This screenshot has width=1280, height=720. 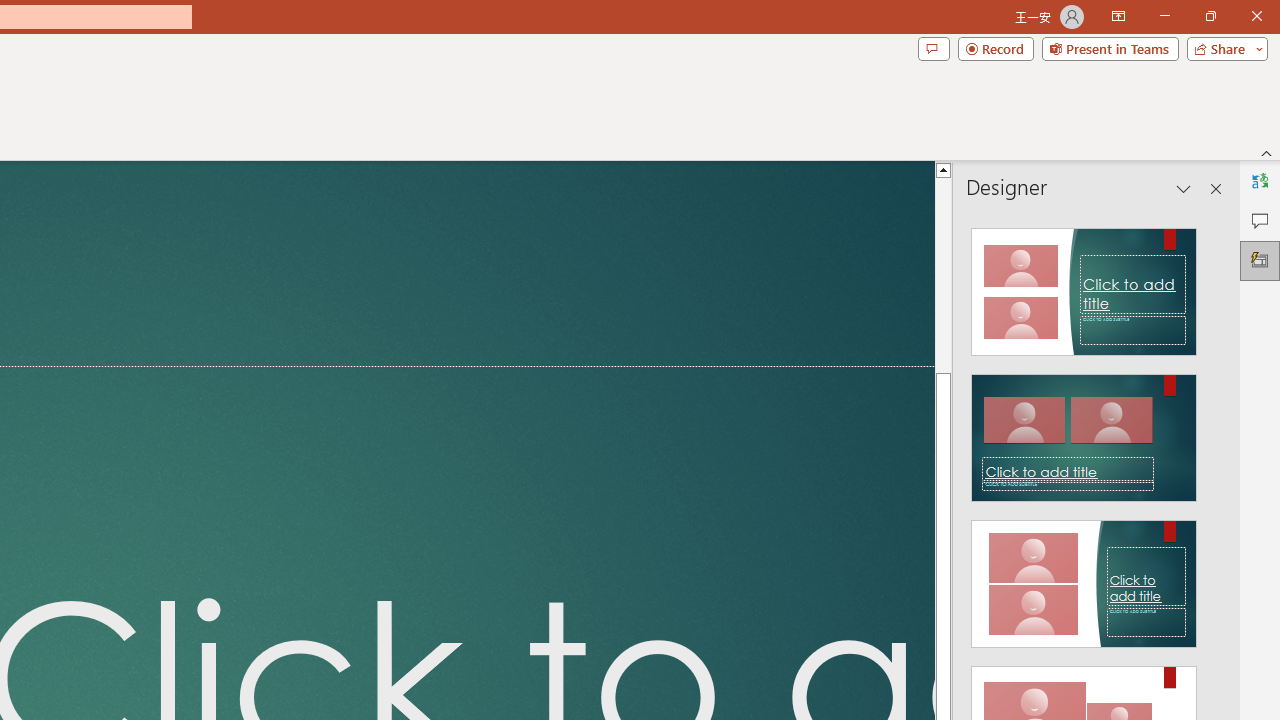 What do you see at coordinates (1083, 577) in the screenshot?
I see `'Design Idea'` at bounding box center [1083, 577].